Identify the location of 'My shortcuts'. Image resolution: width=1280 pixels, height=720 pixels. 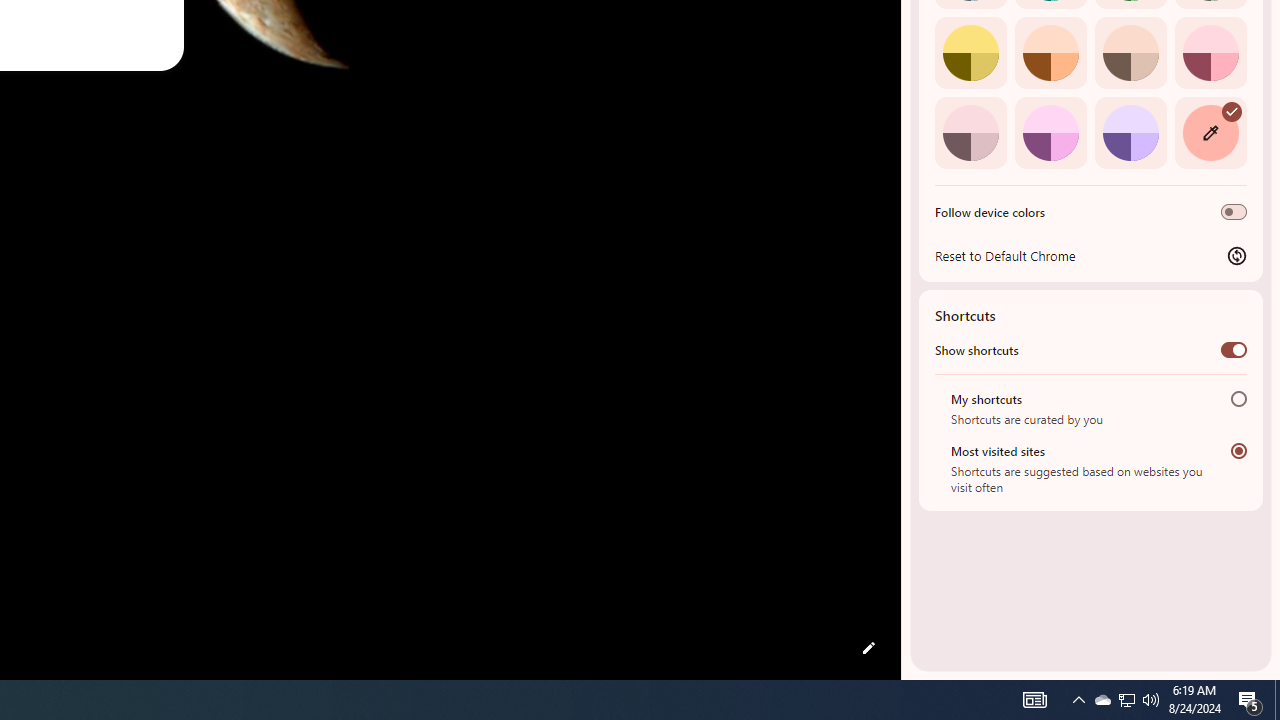
(1238, 398).